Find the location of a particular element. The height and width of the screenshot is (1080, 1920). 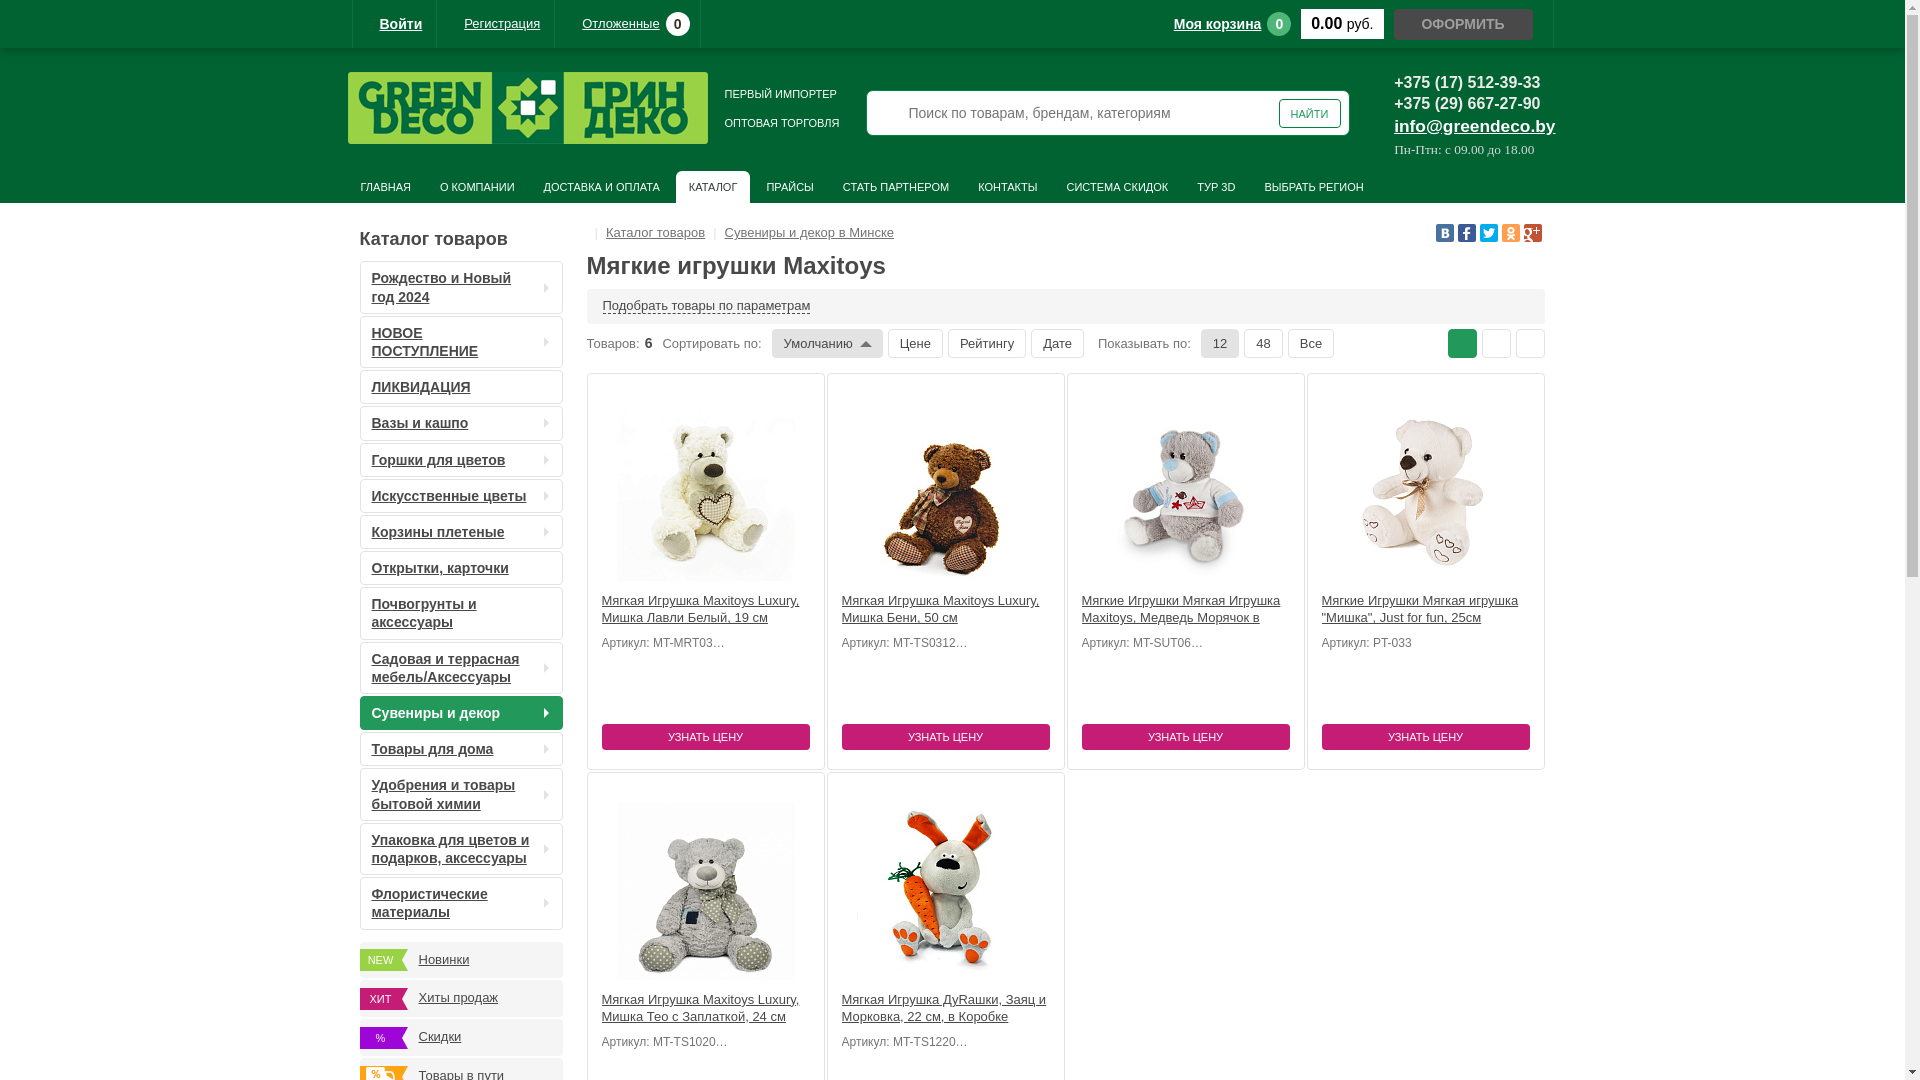

'Twitter' is located at coordinates (1488, 231).